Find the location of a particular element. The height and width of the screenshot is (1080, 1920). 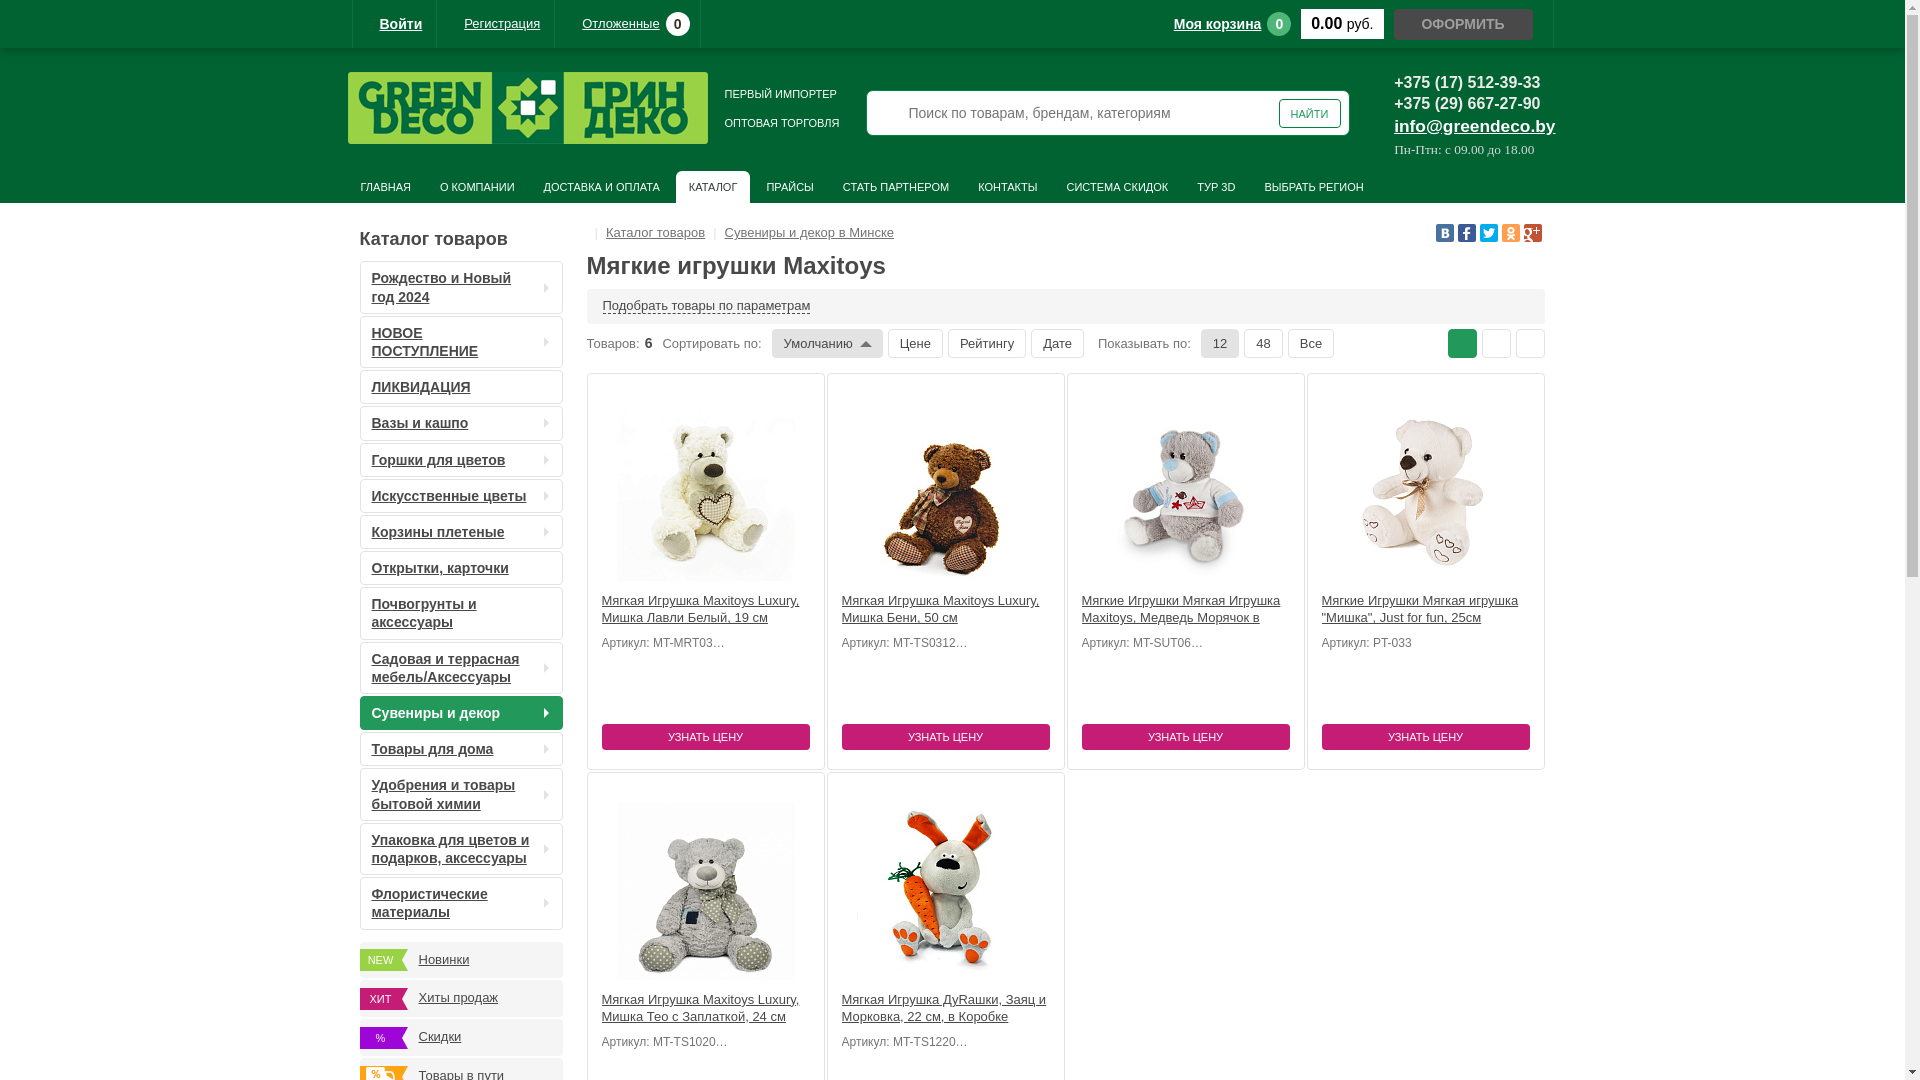

'Twitter' is located at coordinates (1488, 231).